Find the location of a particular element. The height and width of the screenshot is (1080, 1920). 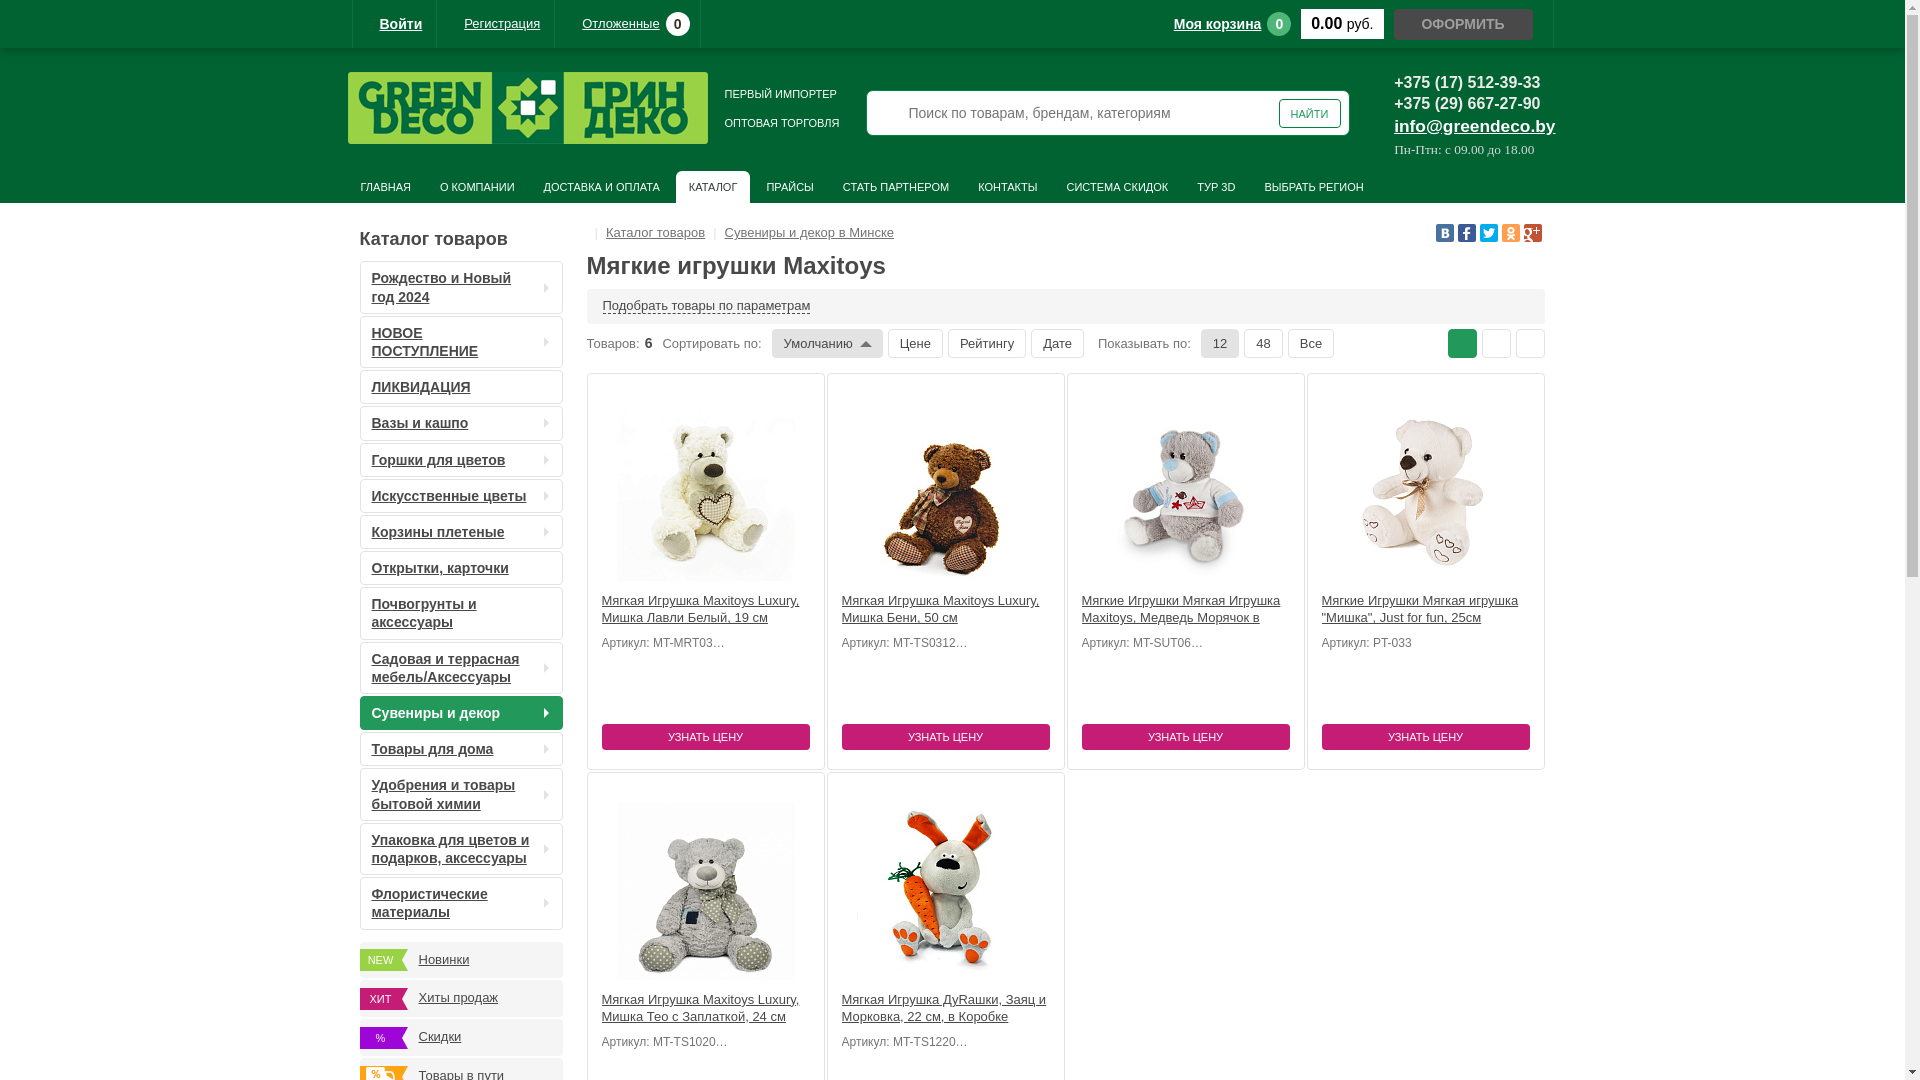

'Twitter' is located at coordinates (1488, 231).